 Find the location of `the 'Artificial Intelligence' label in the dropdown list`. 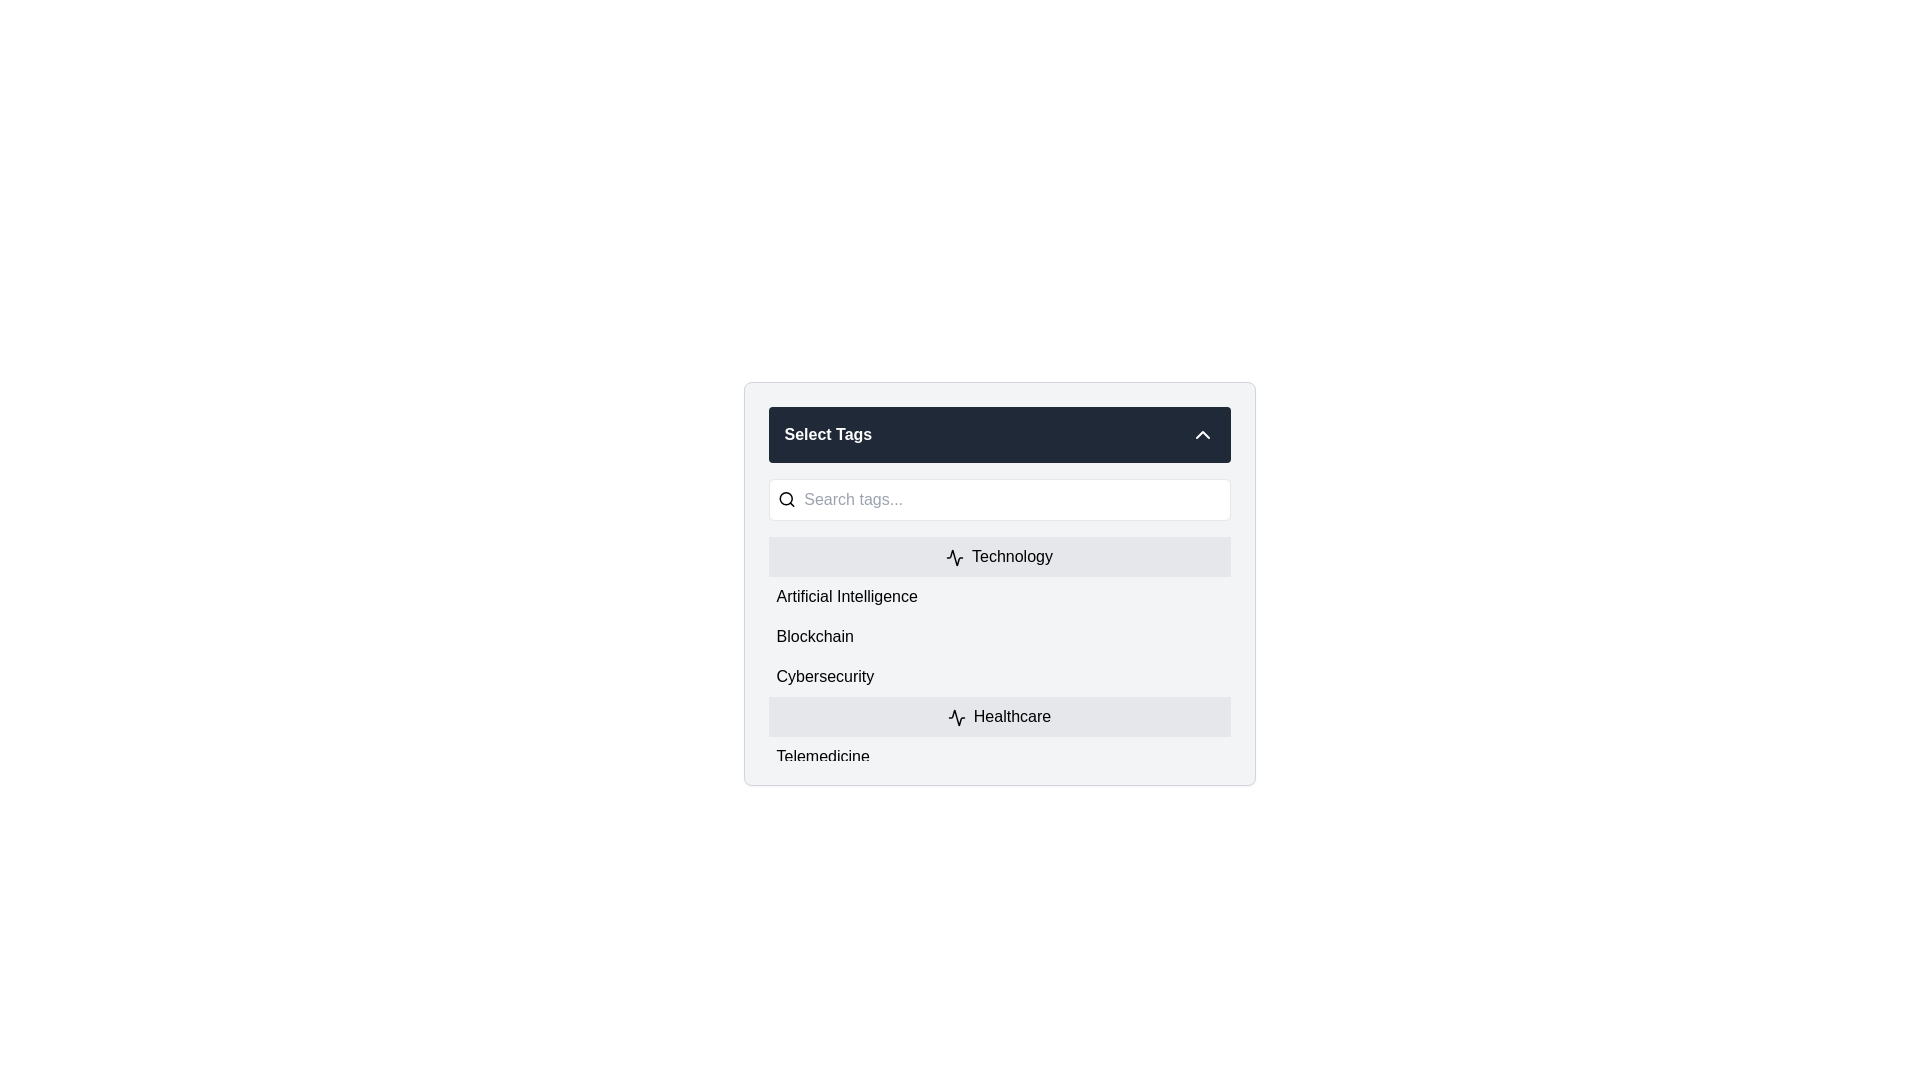

the 'Artificial Intelligence' label in the dropdown list is located at coordinates (847, 596).